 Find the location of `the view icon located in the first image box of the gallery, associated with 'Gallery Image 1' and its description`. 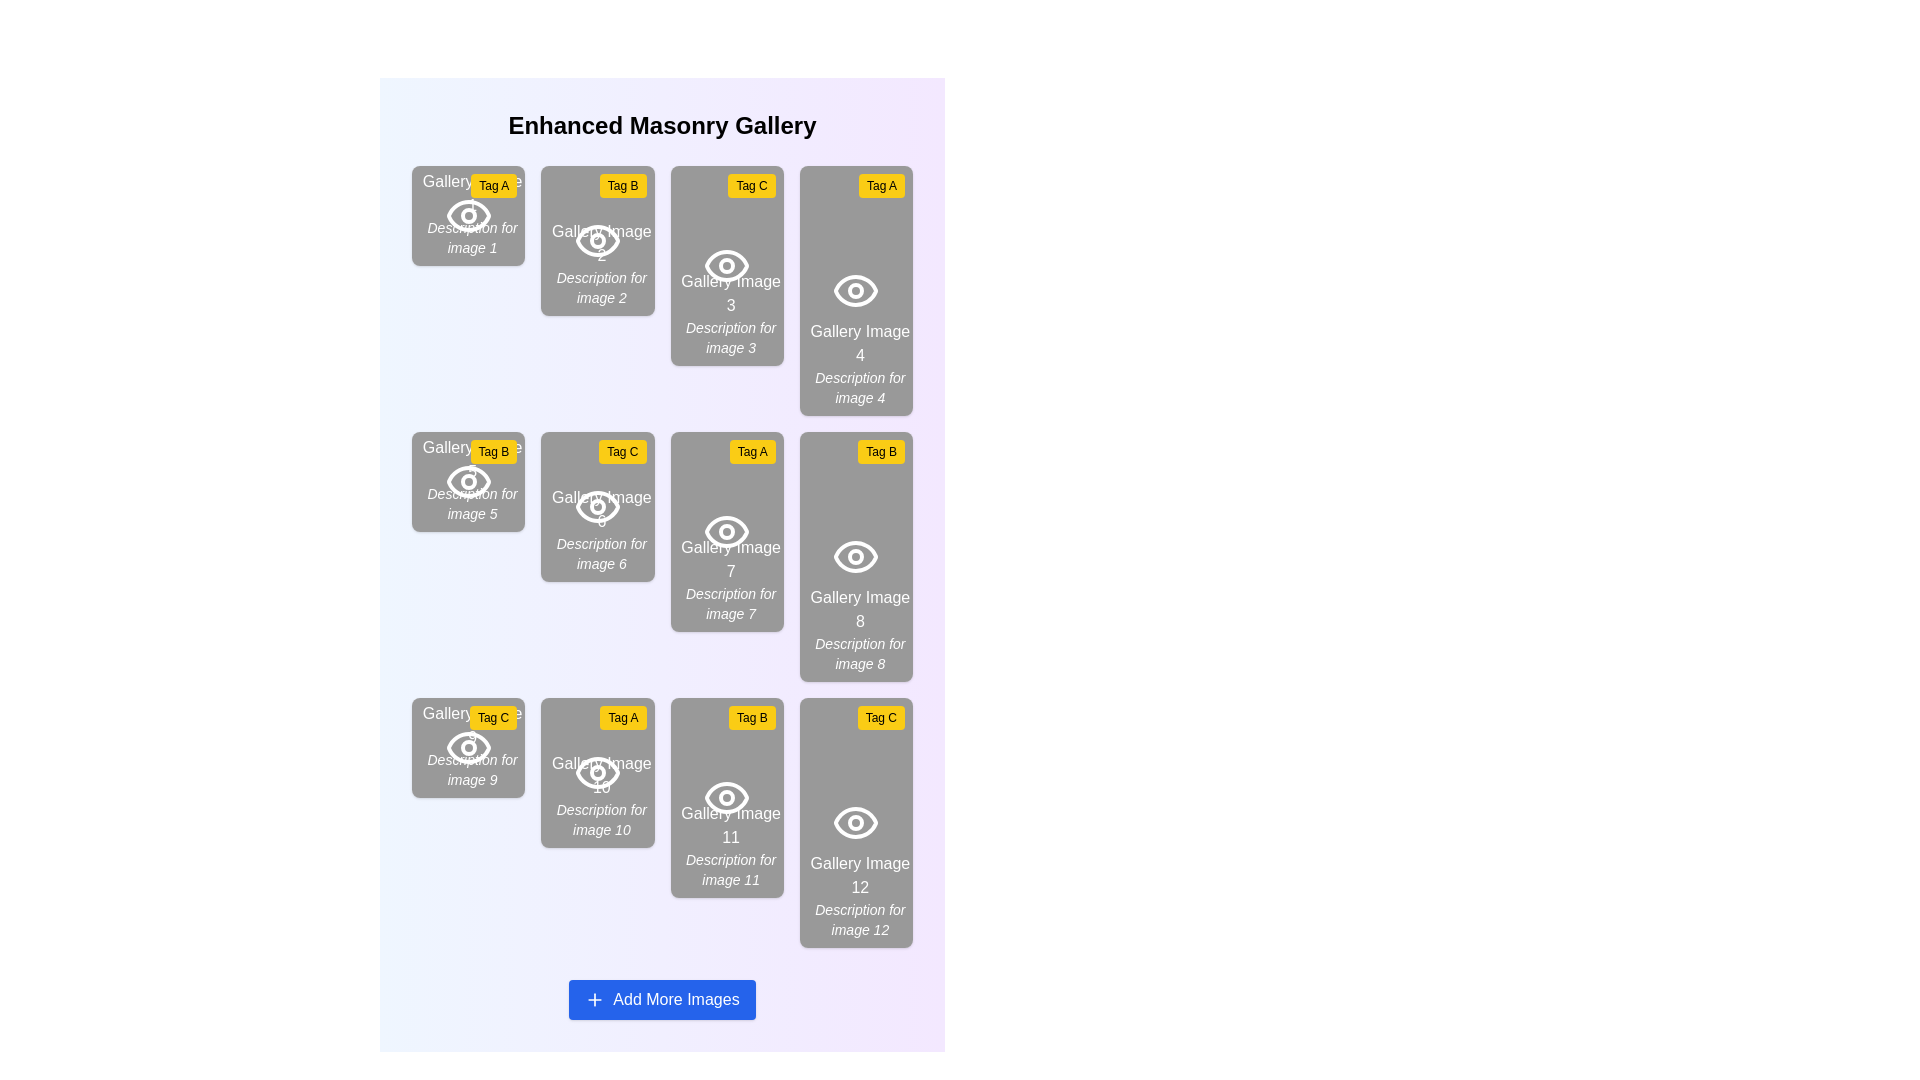

the view icon located in the first image box of the gallery, associated with 'Gallery Image 1' and its description is located at coordinates (467, 216).